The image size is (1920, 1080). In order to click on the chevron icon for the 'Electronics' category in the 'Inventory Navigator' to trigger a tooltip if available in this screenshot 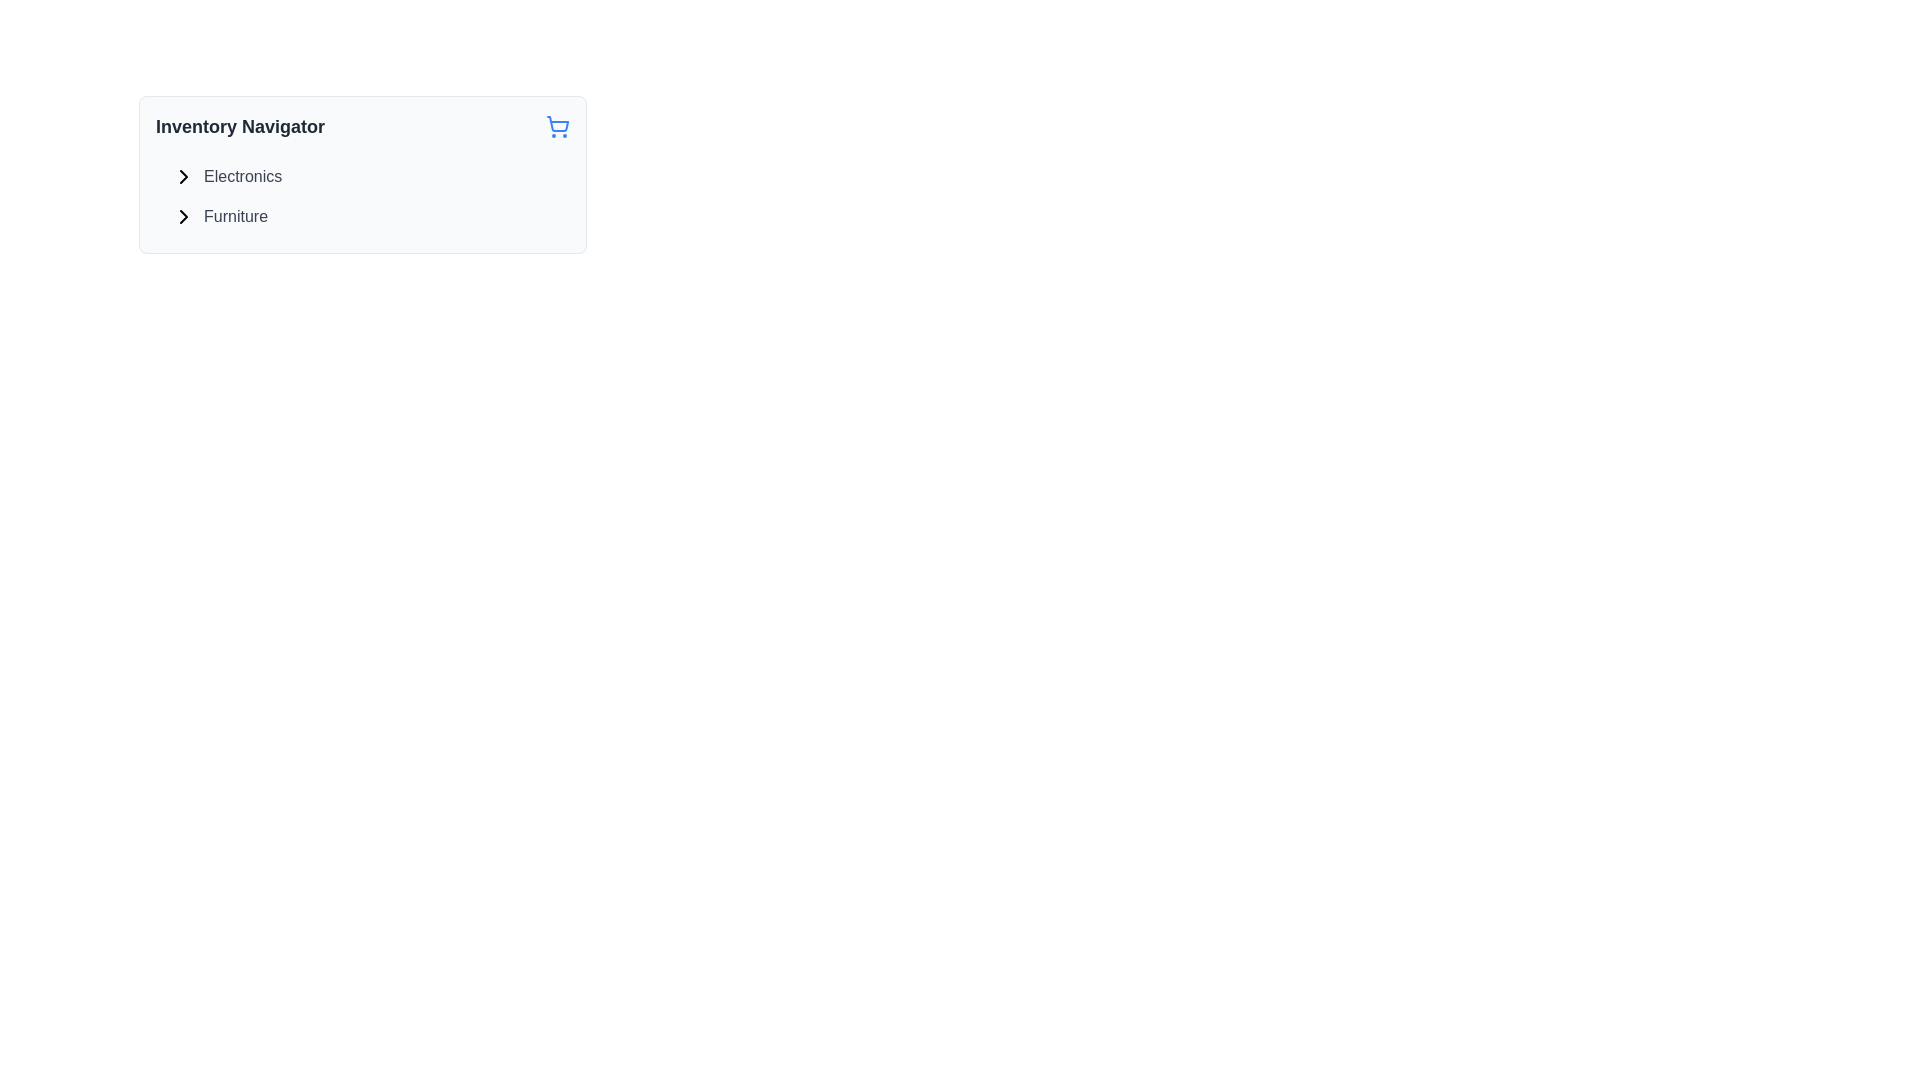, I will do `click(183, 176)`.